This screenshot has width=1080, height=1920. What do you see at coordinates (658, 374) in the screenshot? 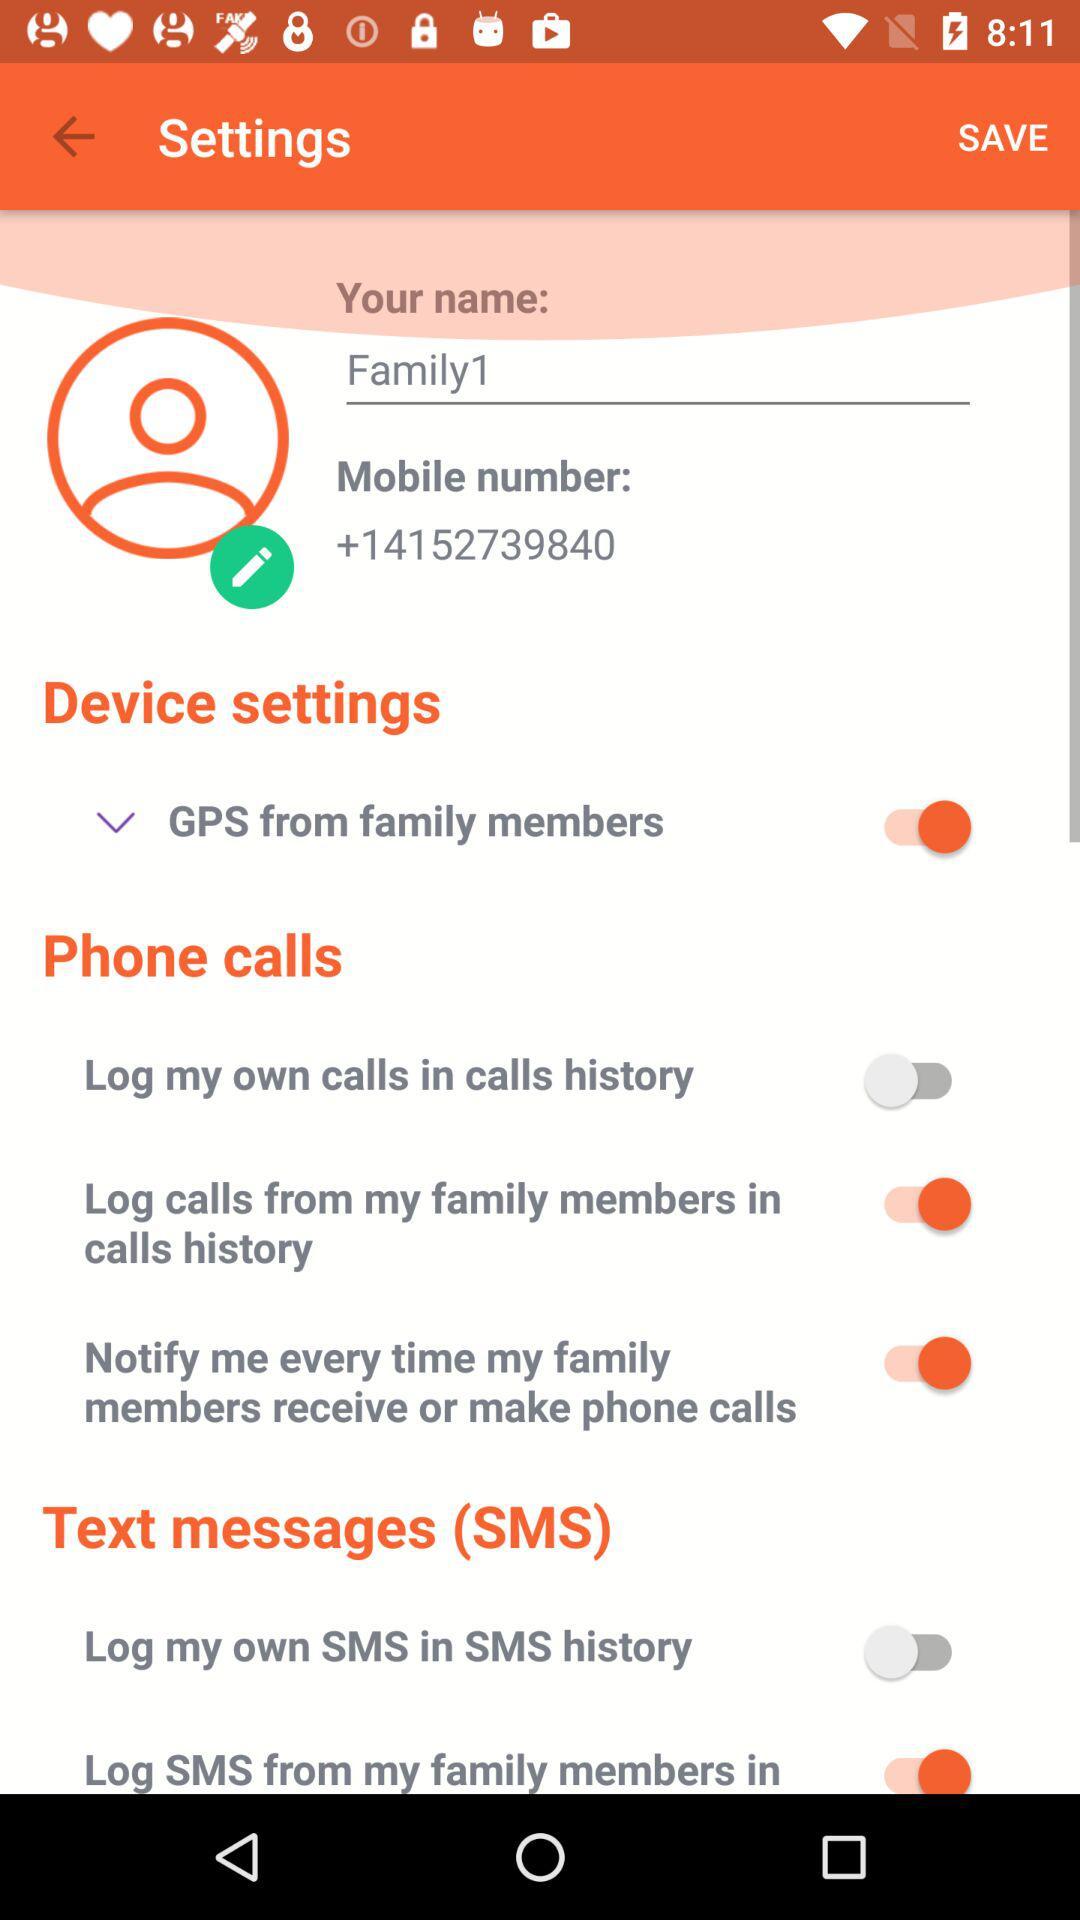
I see `family1 icon` at bounding box center [658, 374].